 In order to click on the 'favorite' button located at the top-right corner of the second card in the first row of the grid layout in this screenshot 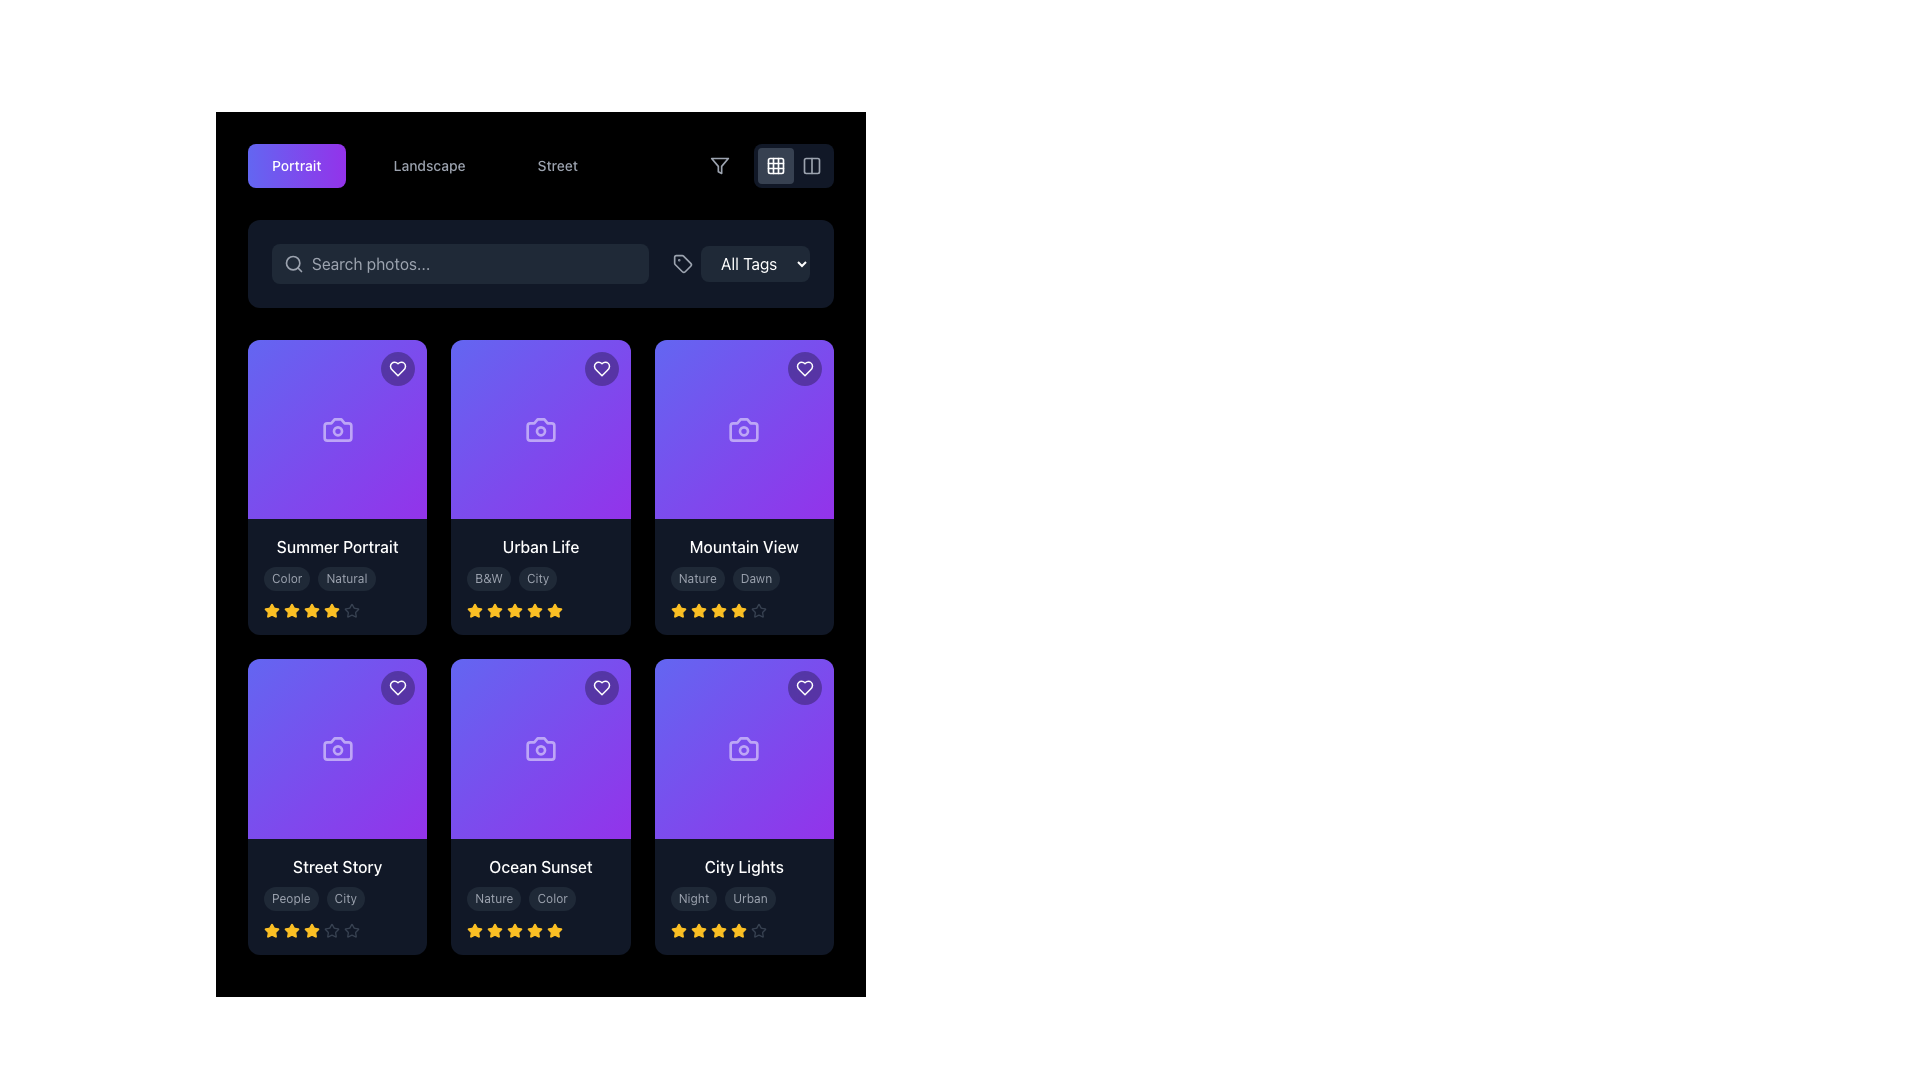, I will do `click(600, 369)`.